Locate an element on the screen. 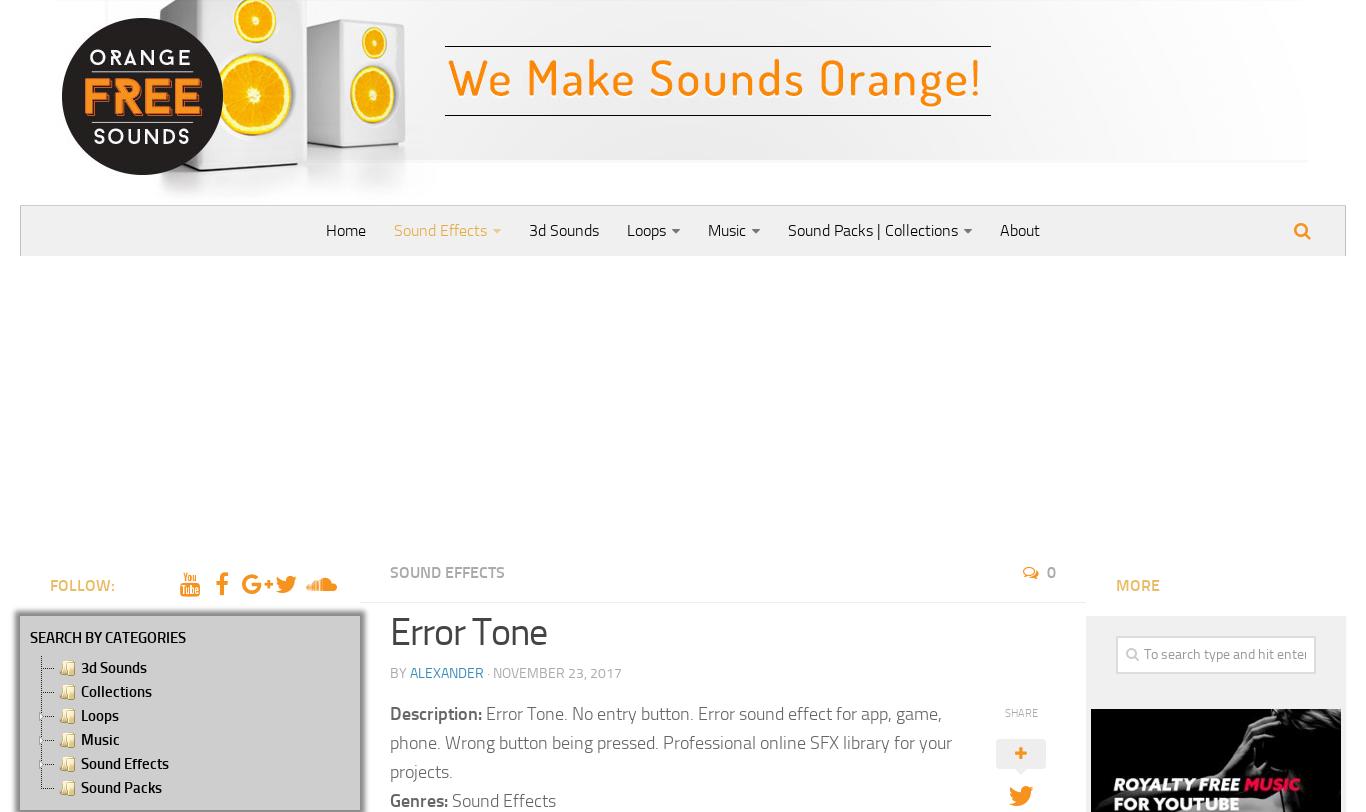 Image resolution: width=1366 pixels, height=812 pixels. 'Sound Packs | Collections' is located at coordinates (872, 230).